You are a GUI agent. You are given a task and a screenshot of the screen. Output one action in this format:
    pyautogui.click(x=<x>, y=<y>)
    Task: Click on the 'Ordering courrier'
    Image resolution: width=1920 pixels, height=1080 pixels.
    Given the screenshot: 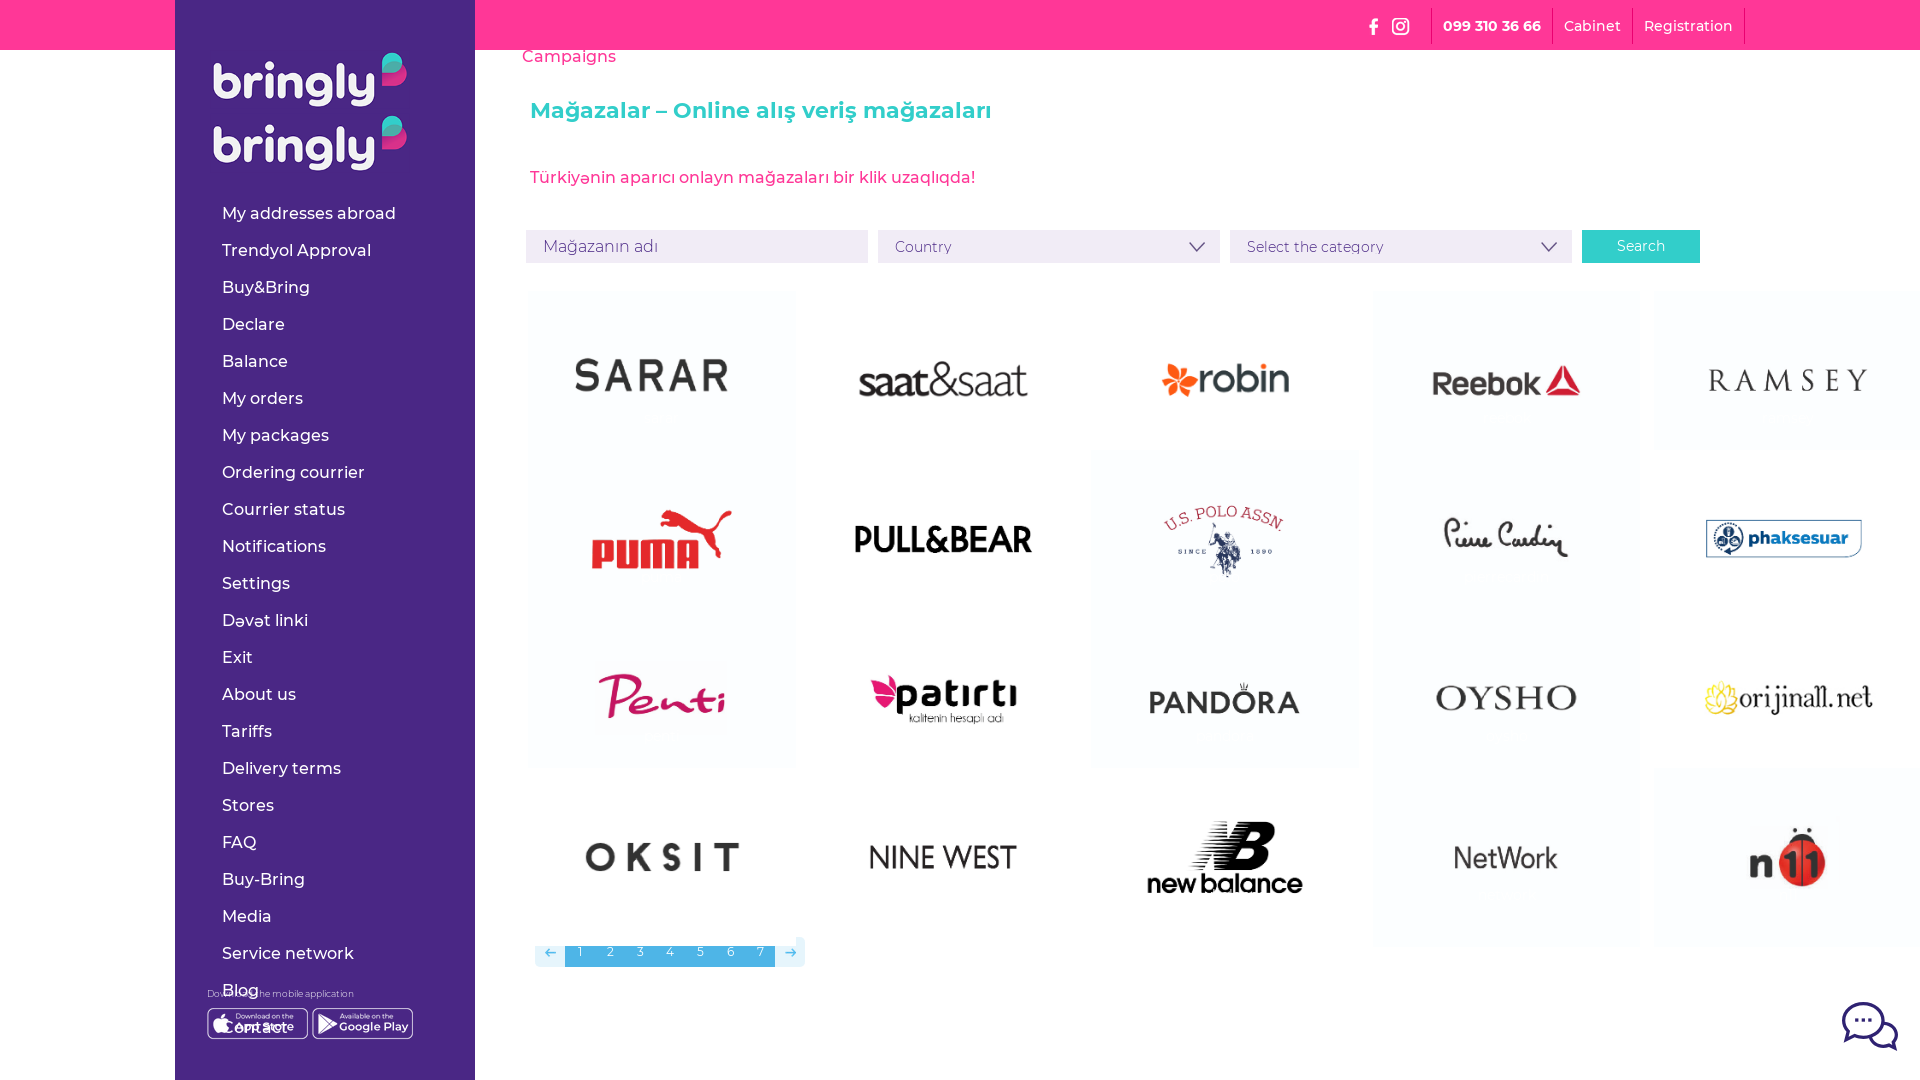 What is the action you would take?
    pyautogui.click(x=292, y=472)
    